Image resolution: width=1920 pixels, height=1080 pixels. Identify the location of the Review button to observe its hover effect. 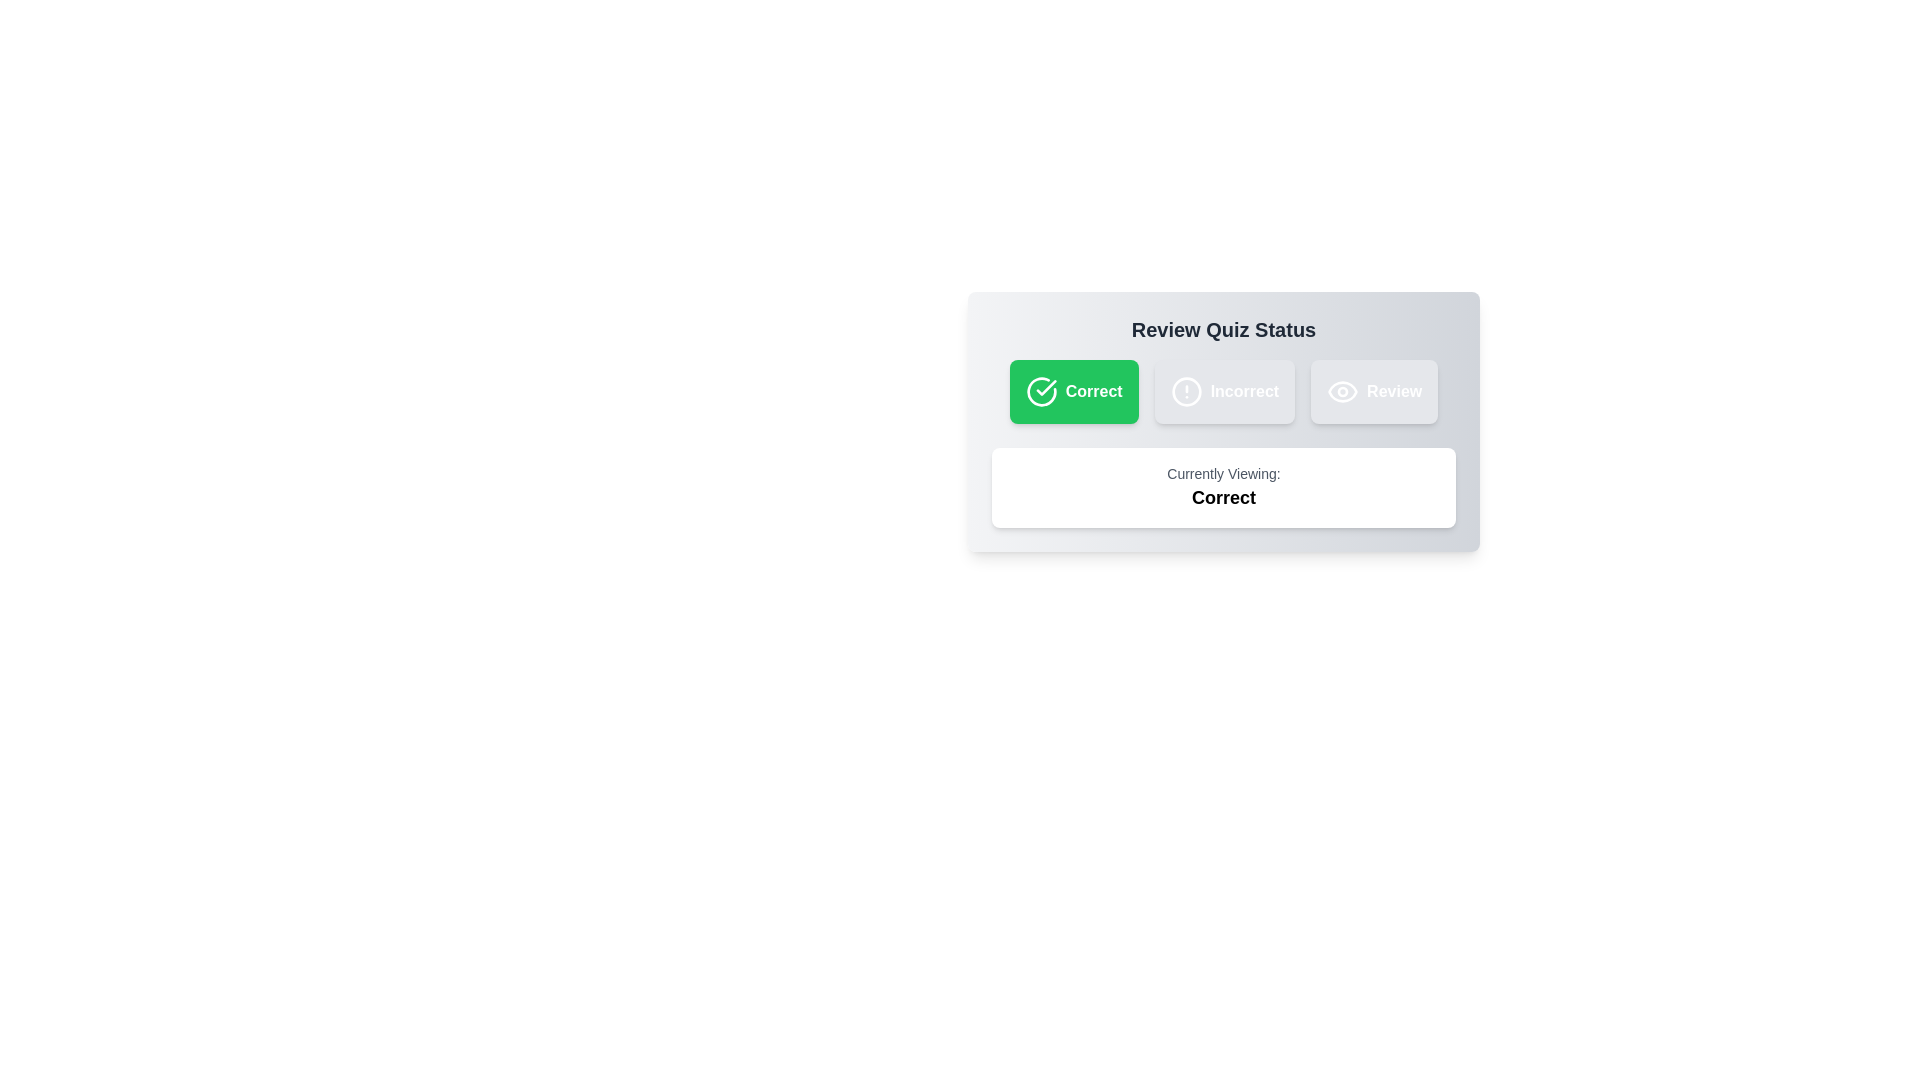
(1373, 392).